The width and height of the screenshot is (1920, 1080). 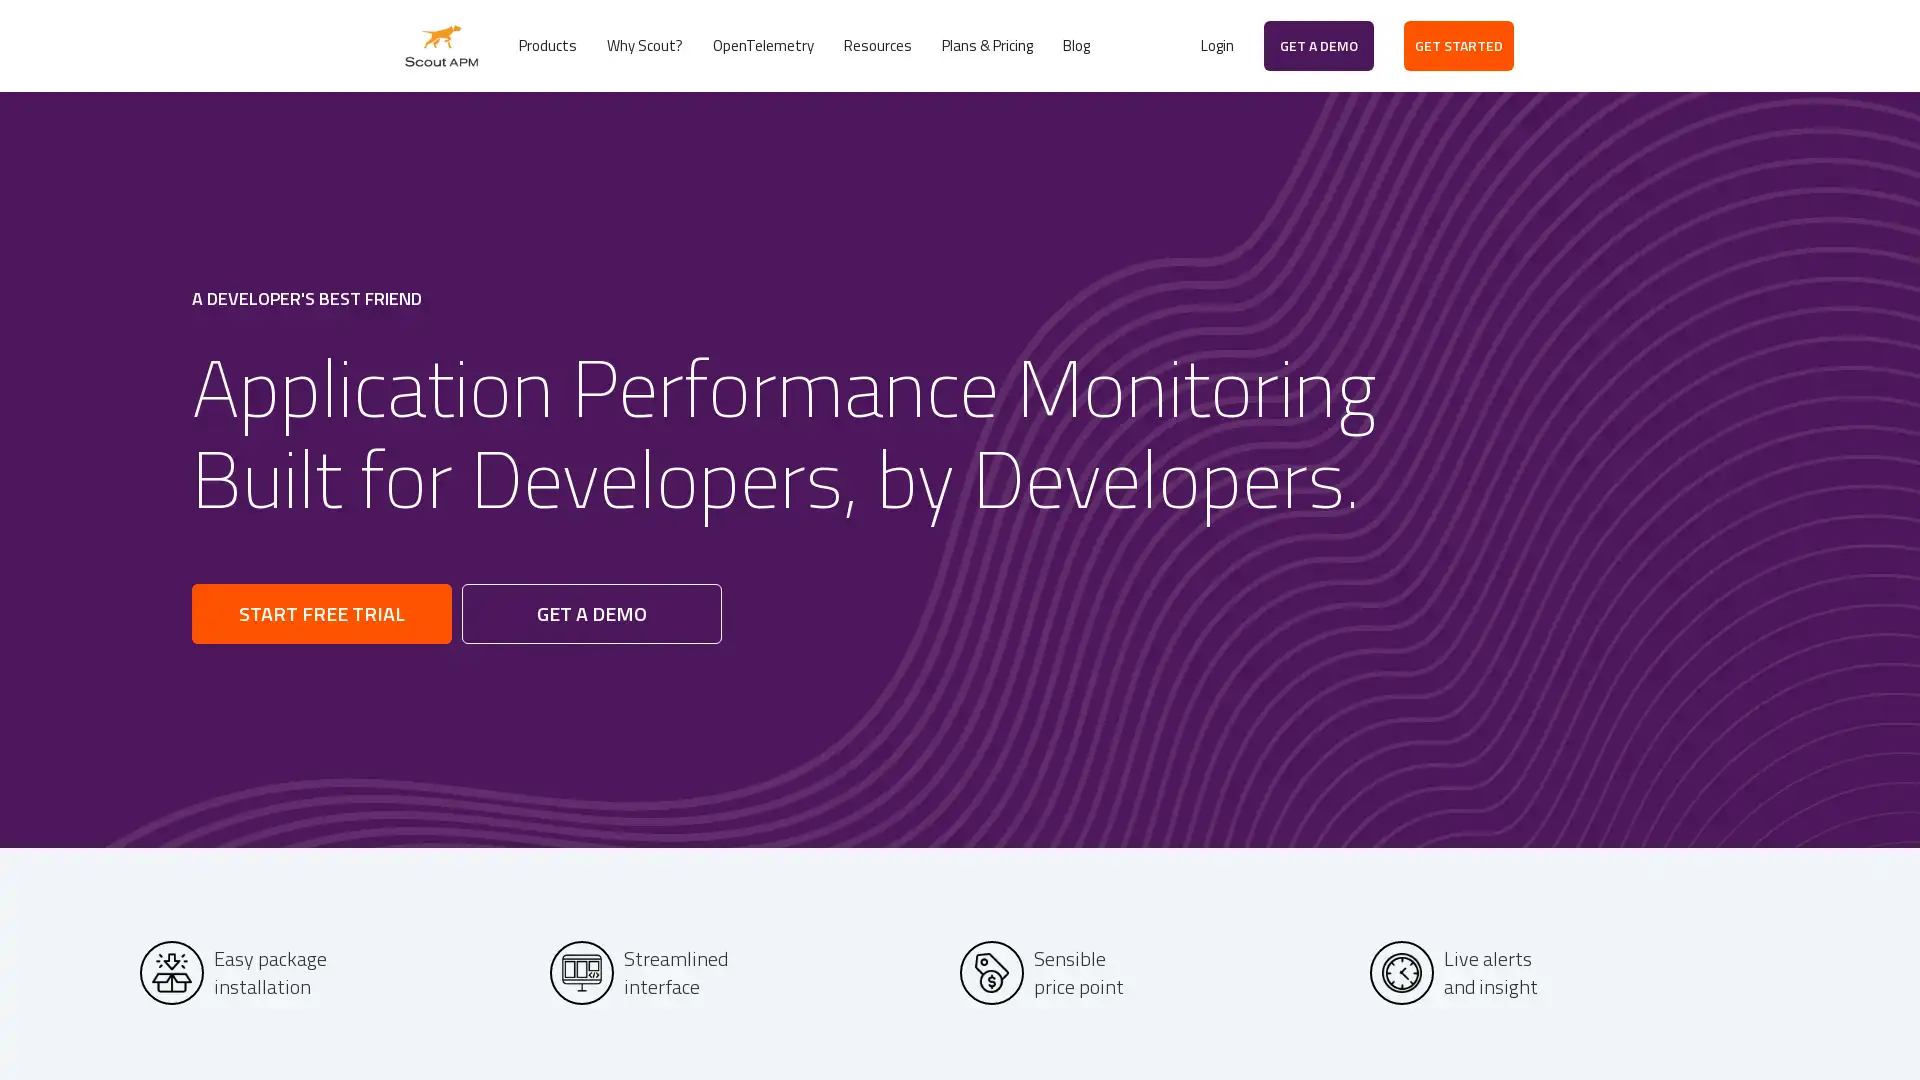 What do you see at coordinates (1319, 45) in the screenshot?
I see `GET A DEMO` at bounding box center [1319, 45].